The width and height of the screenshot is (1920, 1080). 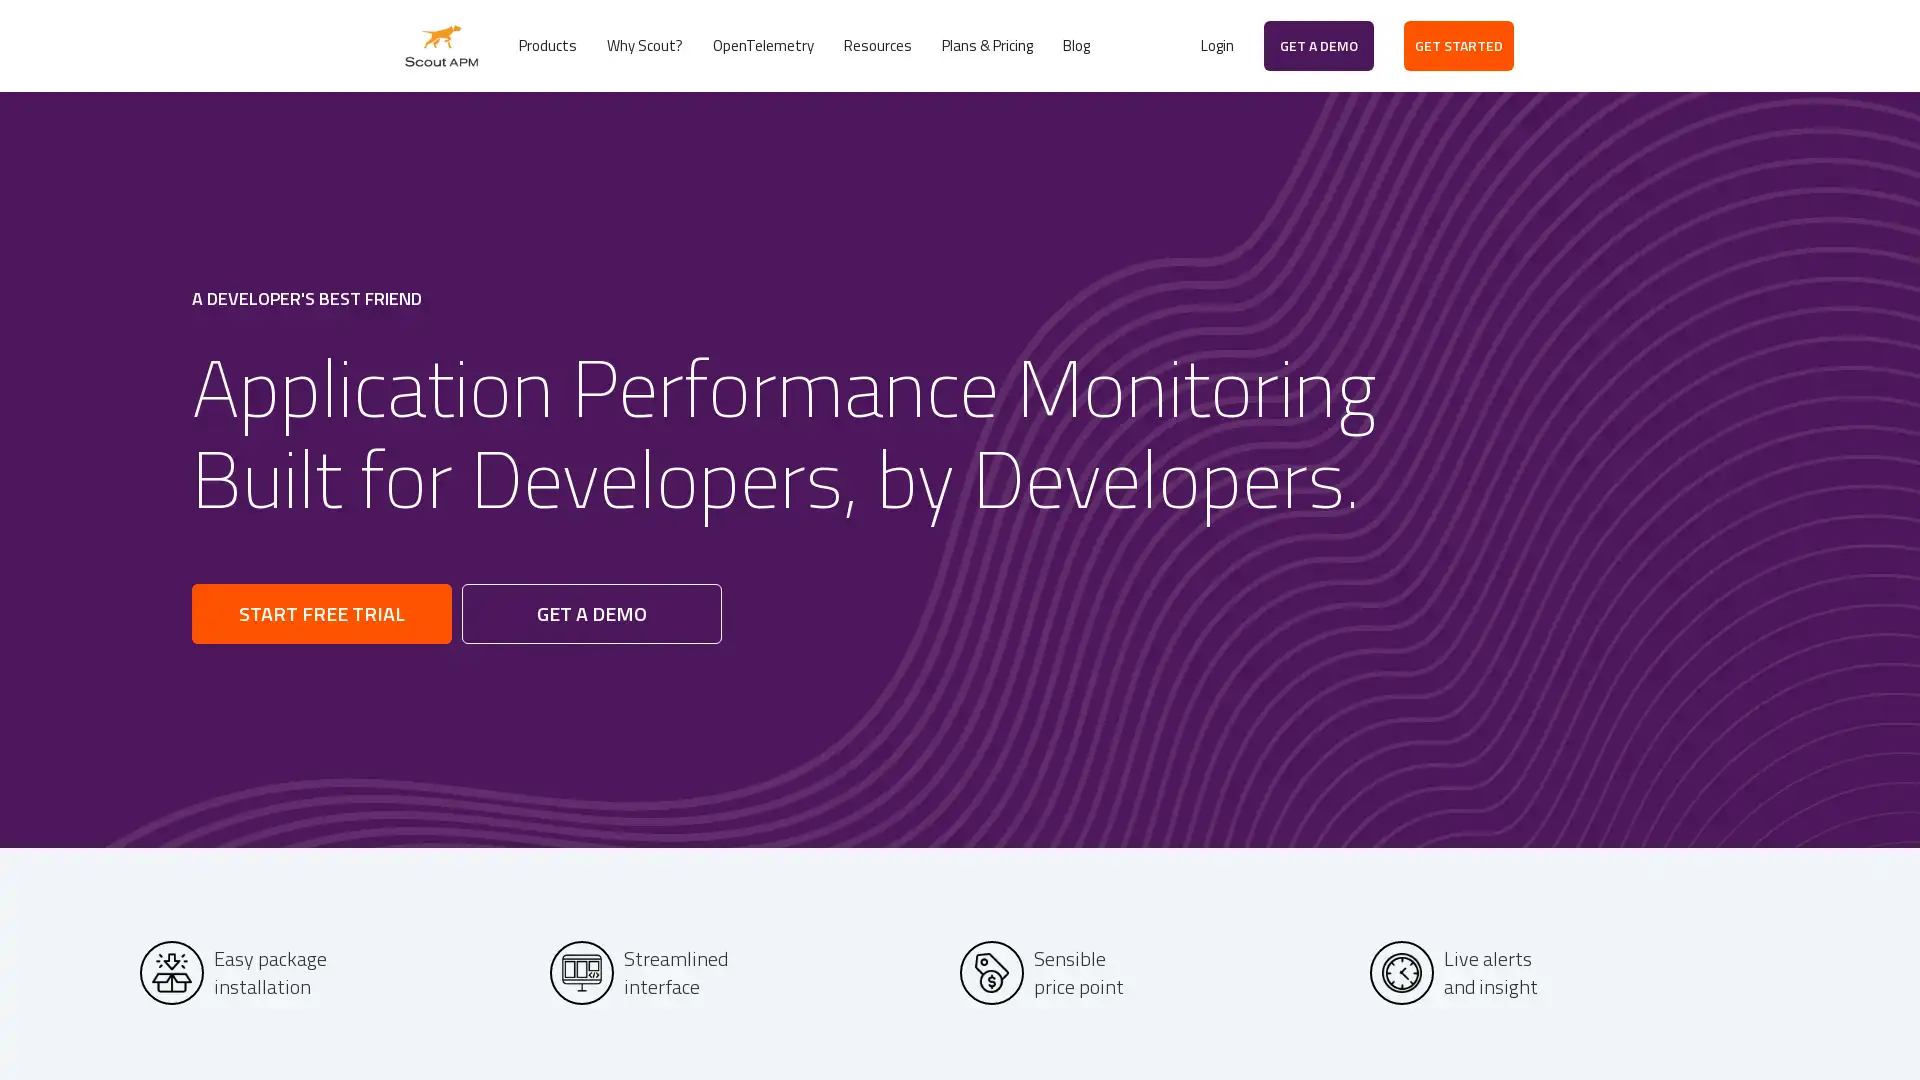 What do you see at coordinates (1319, 45) in the screenshot?
I see `GET A DEMO` at bounding box center [1319, 45].